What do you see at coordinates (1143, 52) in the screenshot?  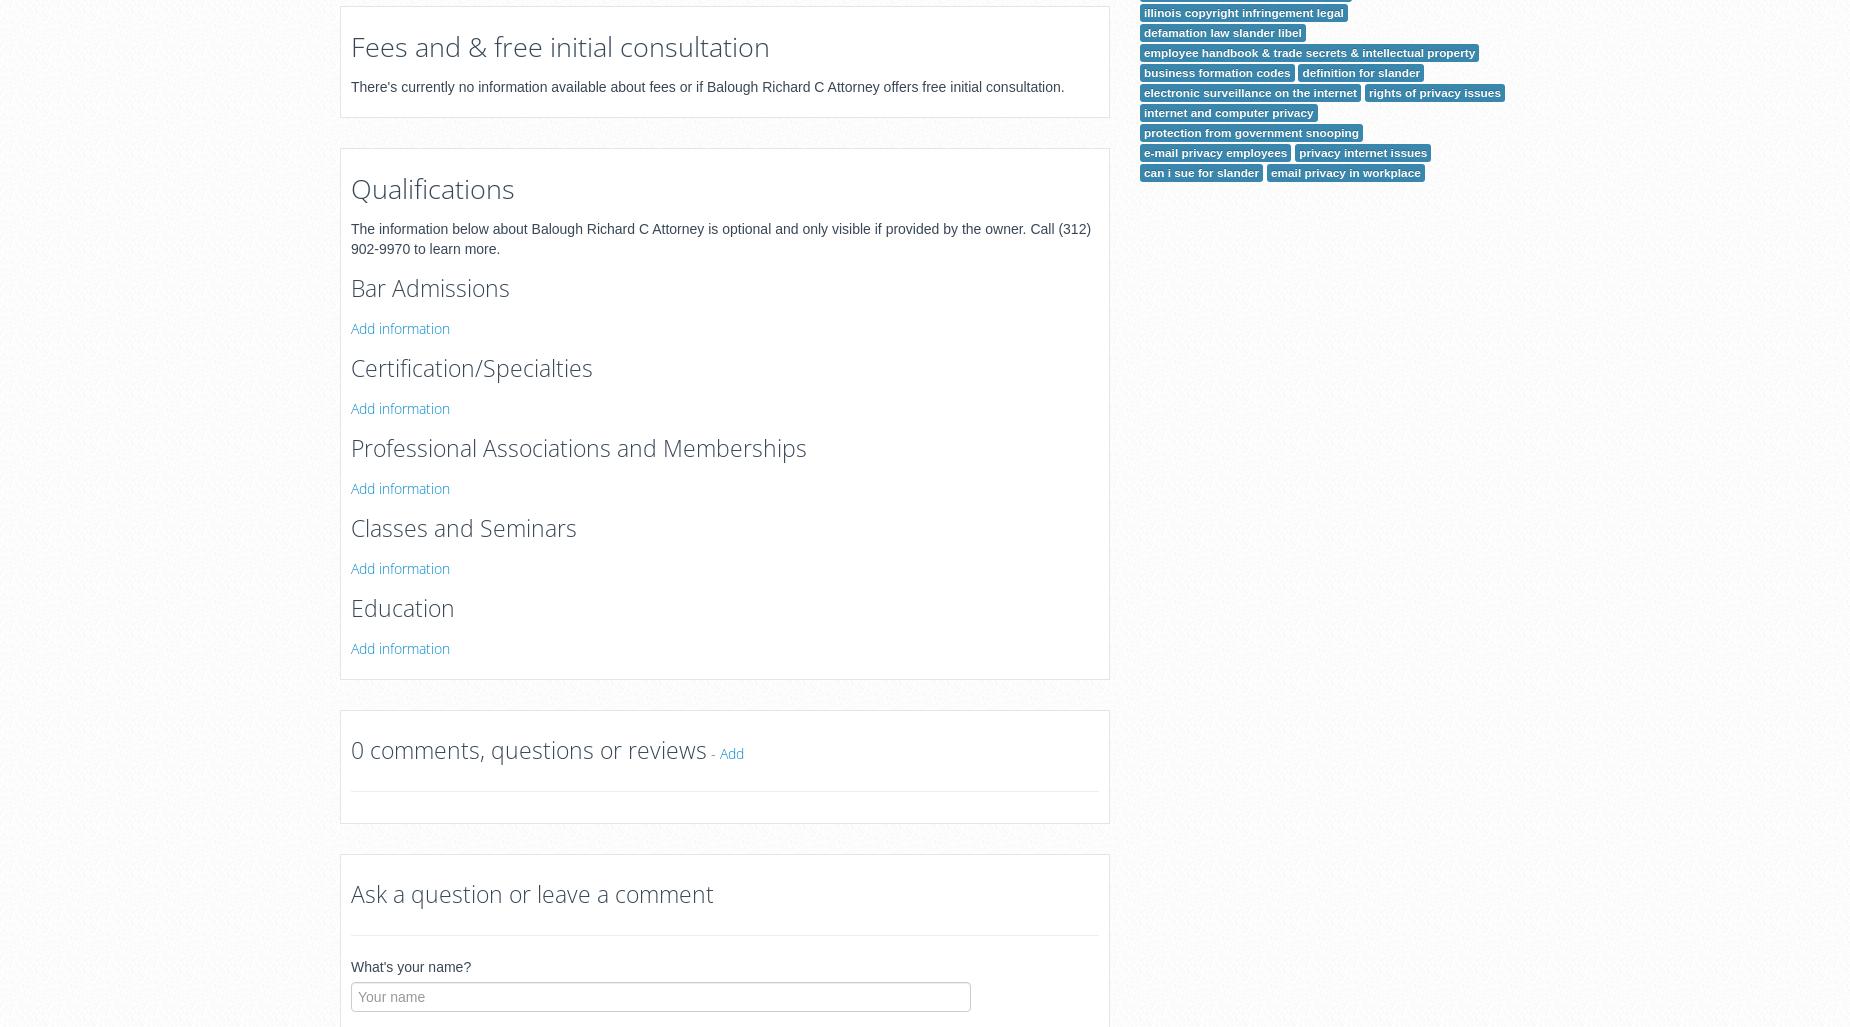 I see `'employee handbook & trade secrets & intellectual property'` at bounding box center [1143, 52].